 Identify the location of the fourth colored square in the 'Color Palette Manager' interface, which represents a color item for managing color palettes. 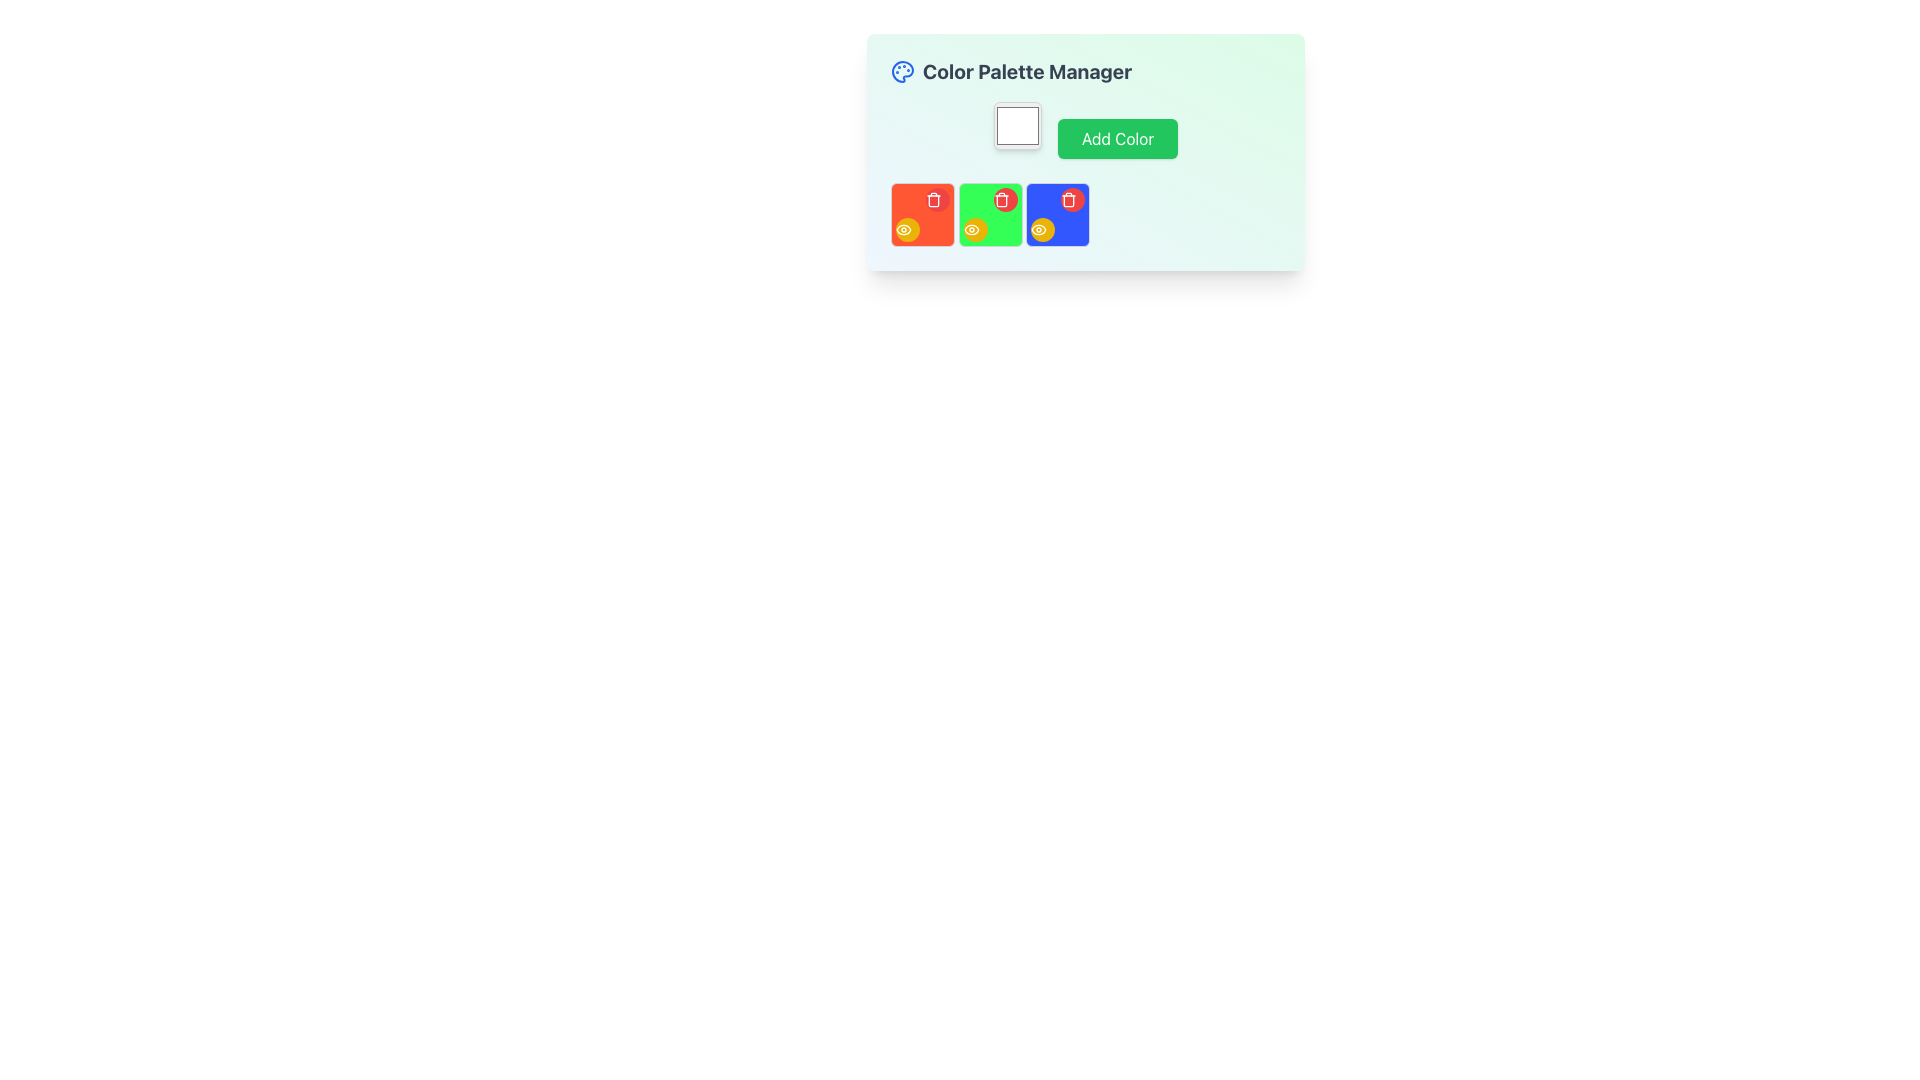
(1057, 215).